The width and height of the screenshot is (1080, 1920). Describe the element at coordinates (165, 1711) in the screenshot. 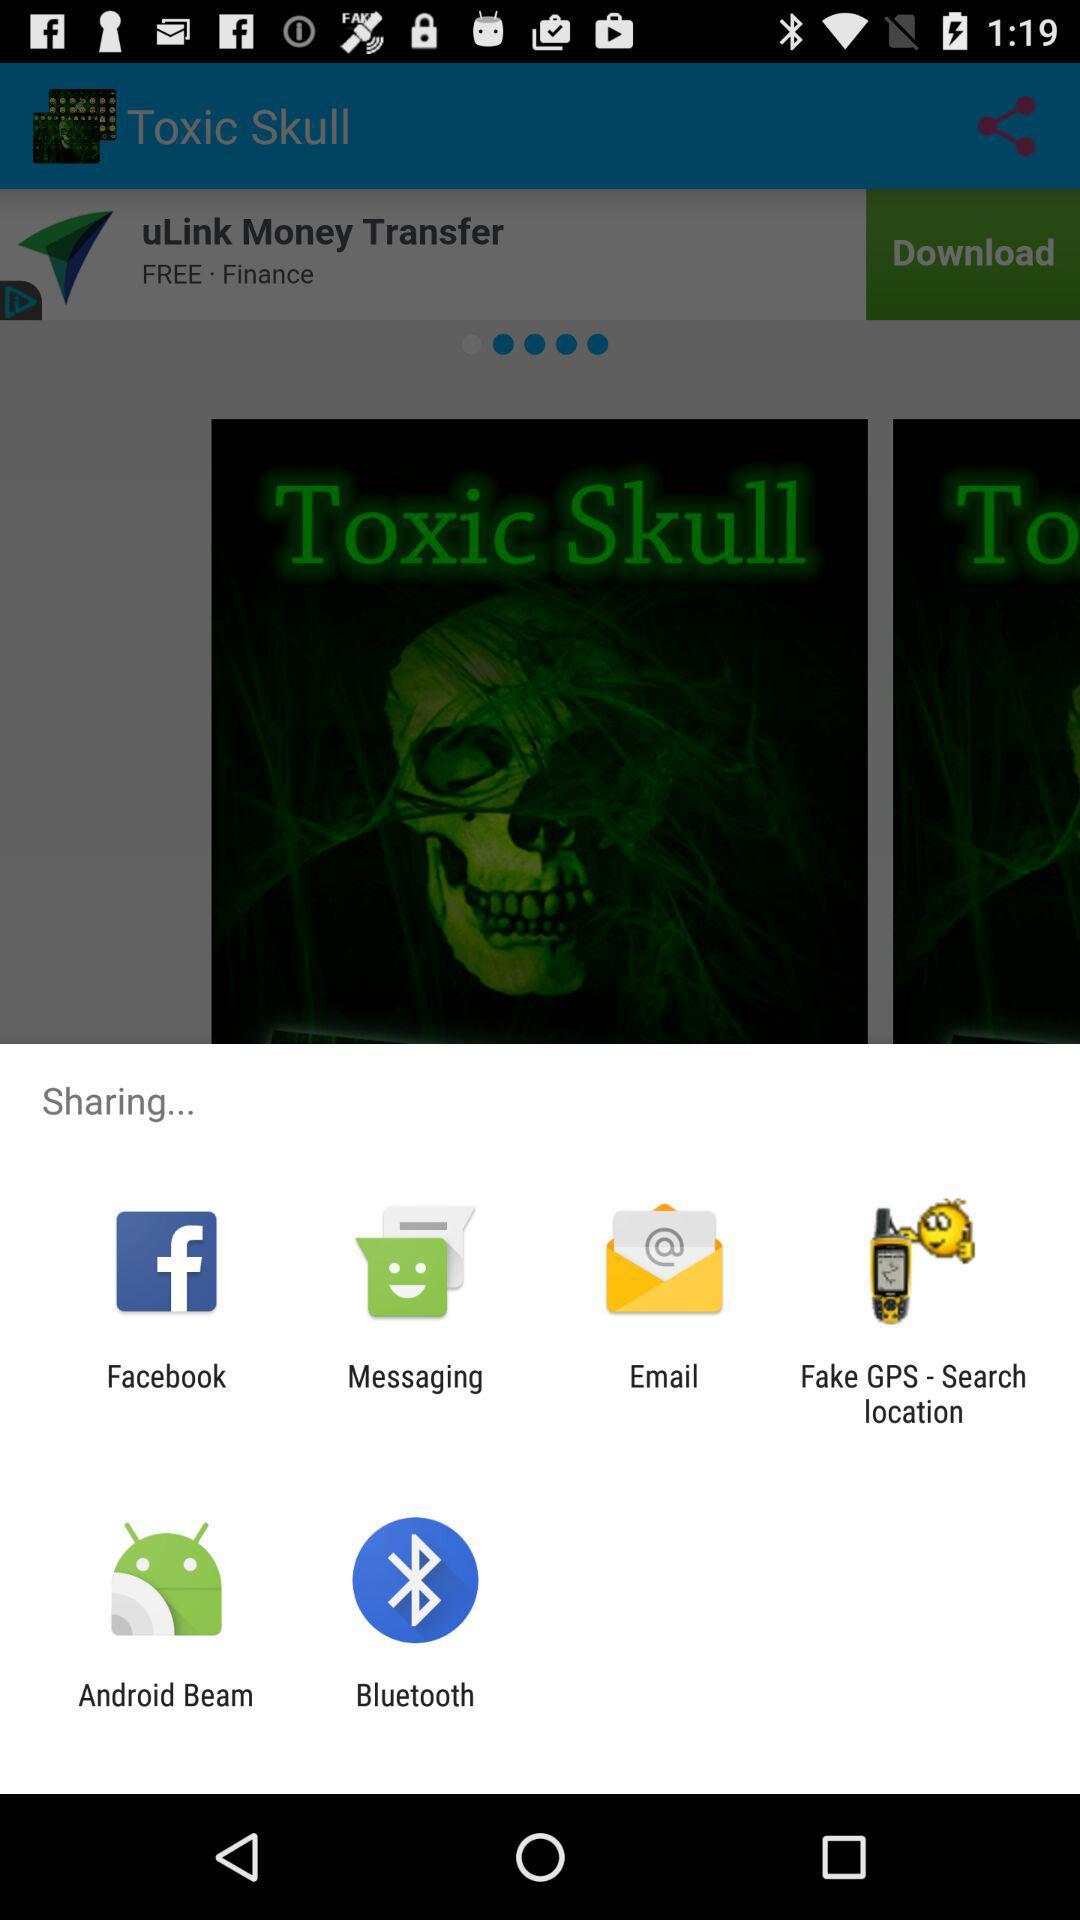

I see `item next to bluetooth app` at that location.